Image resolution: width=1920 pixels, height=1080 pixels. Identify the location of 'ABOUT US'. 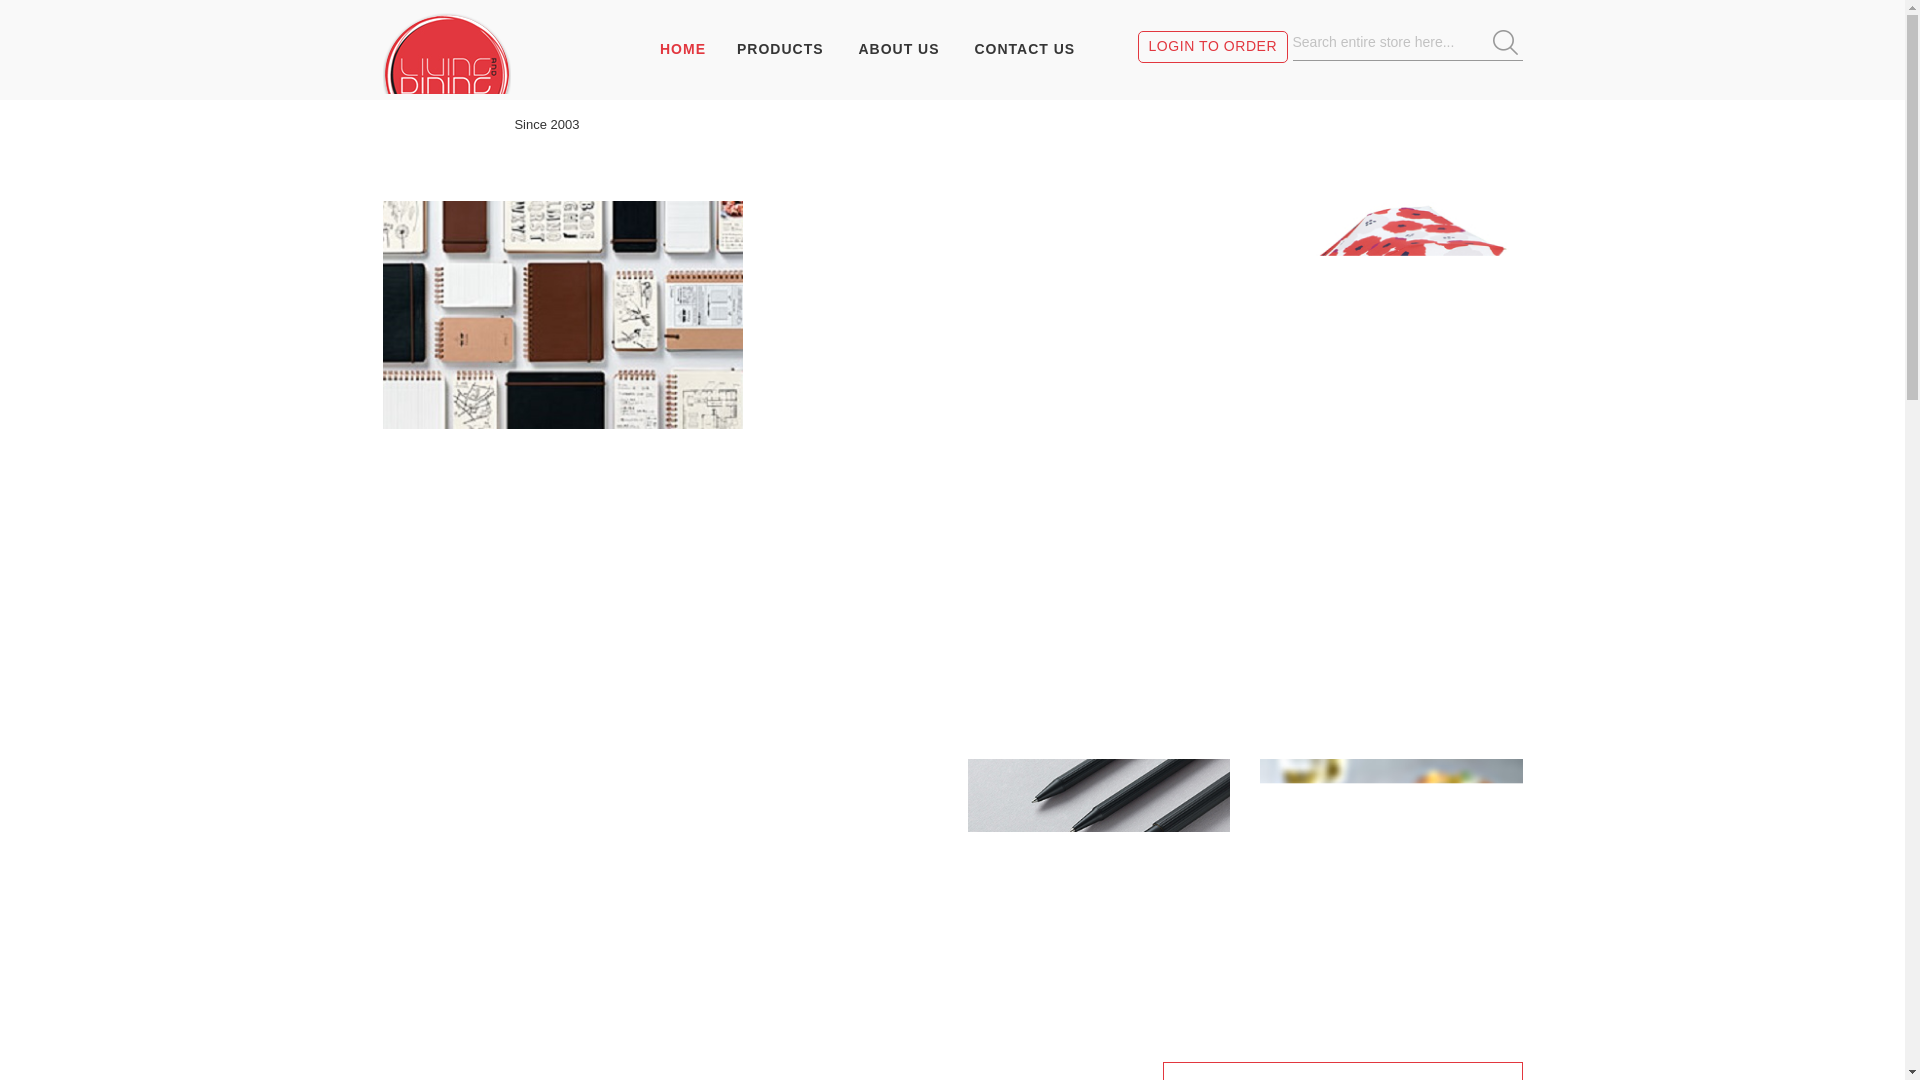
(897, 48).